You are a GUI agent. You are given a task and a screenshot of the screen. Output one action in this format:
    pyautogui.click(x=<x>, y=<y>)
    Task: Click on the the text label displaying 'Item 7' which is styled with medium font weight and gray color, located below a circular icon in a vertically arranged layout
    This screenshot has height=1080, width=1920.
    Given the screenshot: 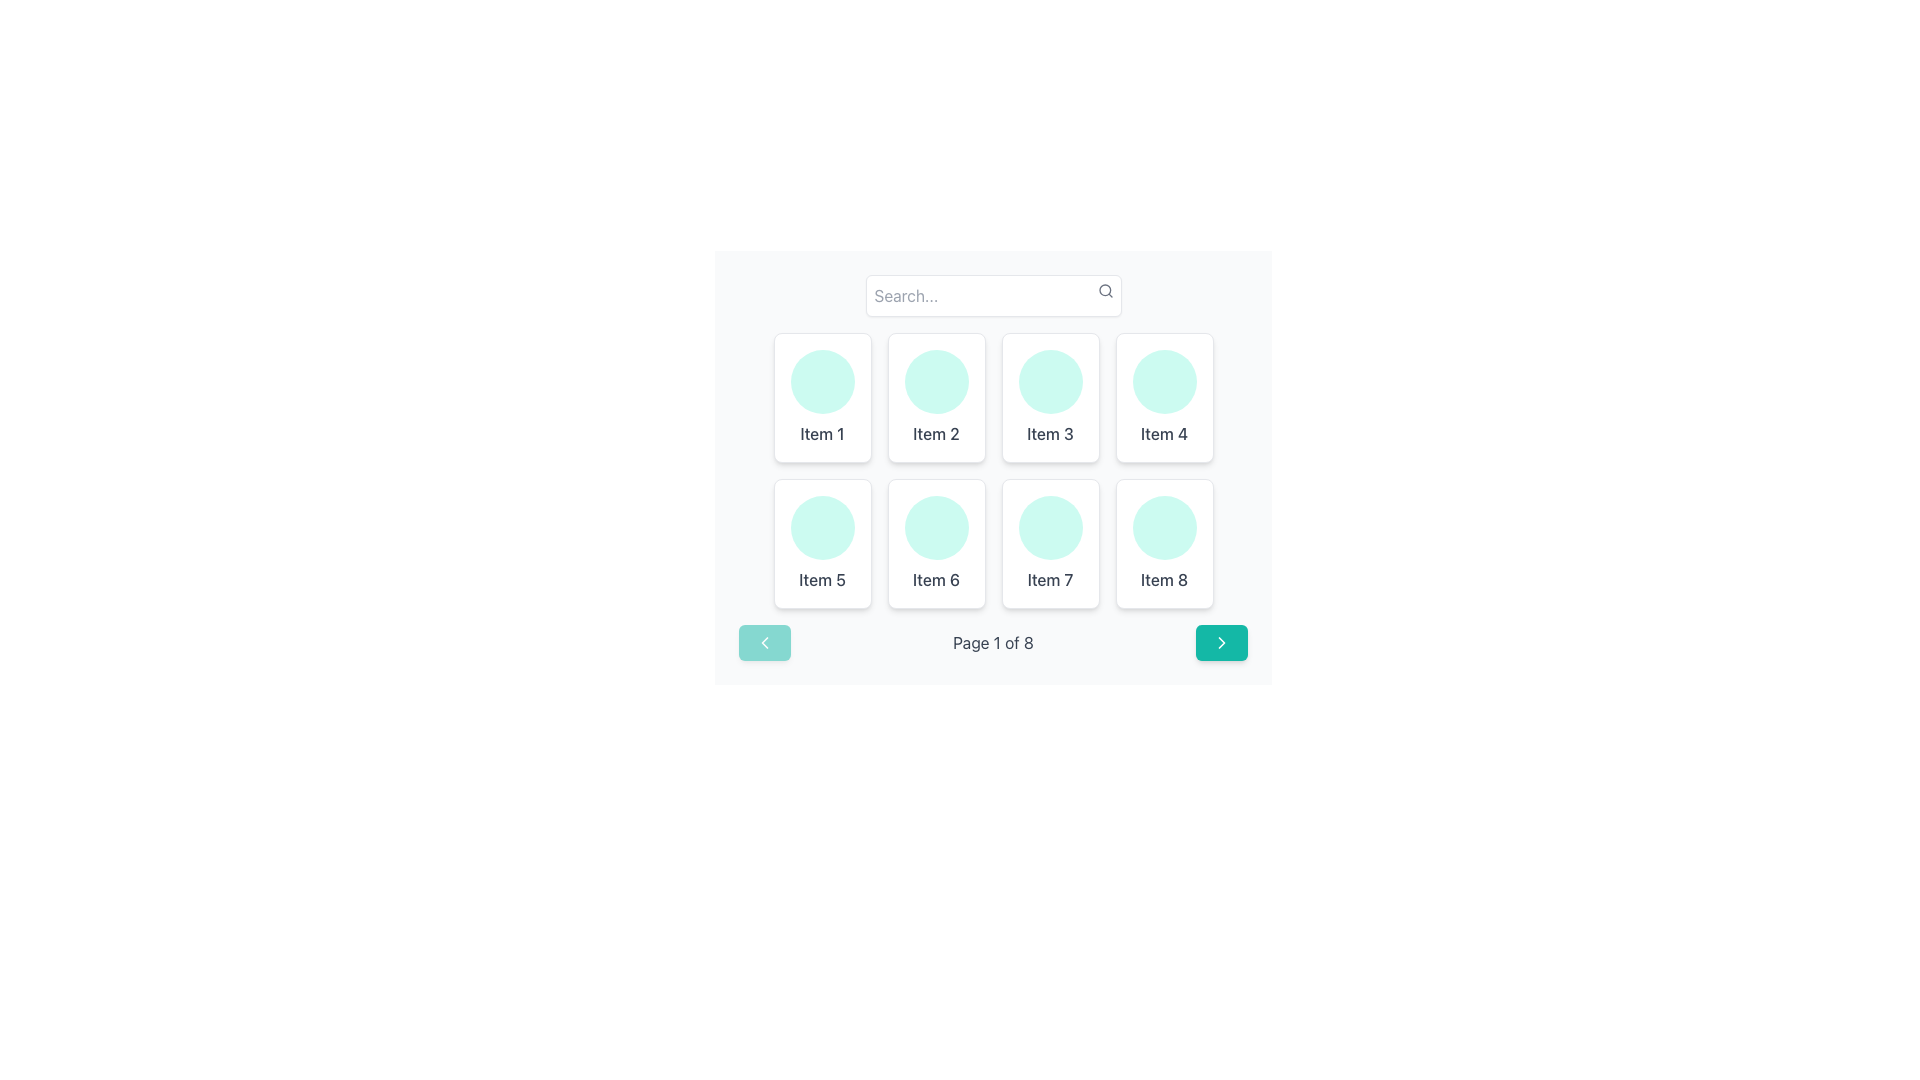 What is the action you would take?
    pyautogui.click(x=1049, y=579)
    